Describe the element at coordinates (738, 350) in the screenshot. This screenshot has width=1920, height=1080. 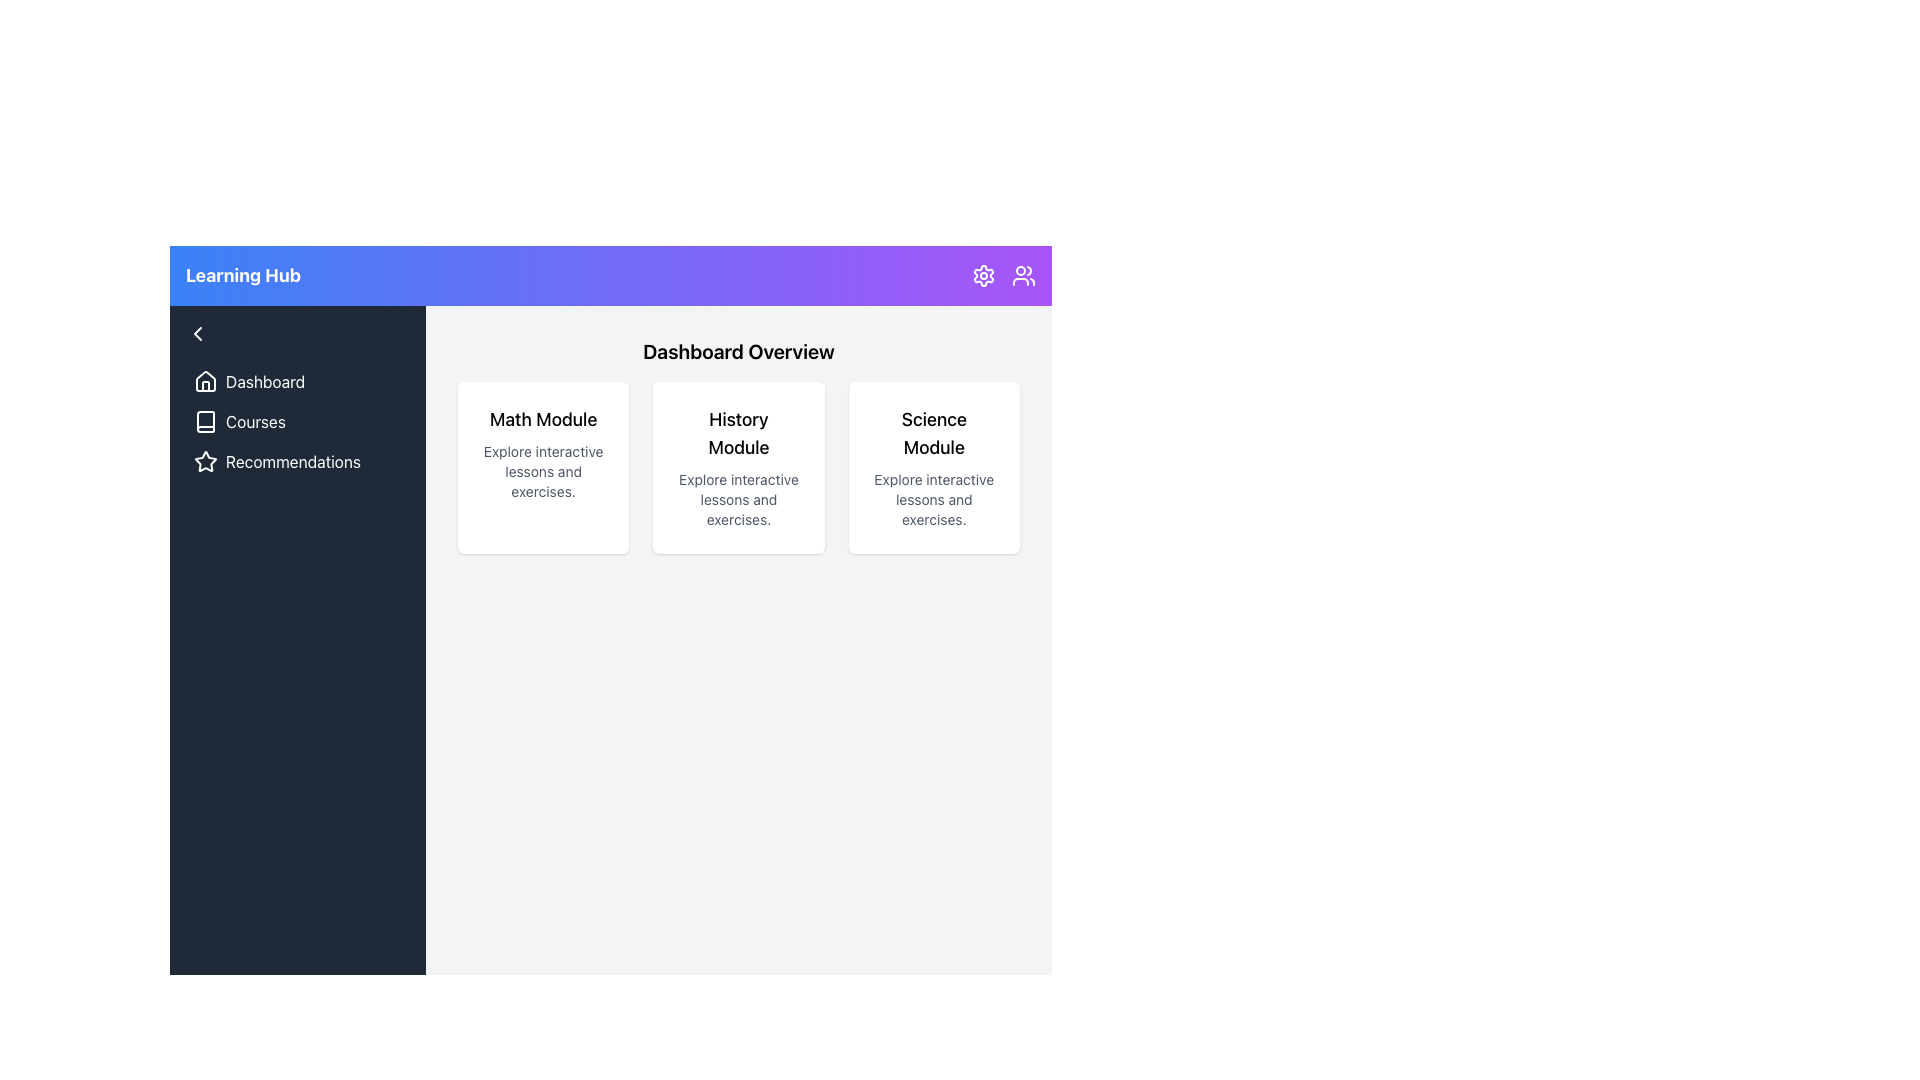
I see `the Text Label that serves as a title or heading for the dashboard section, located at the top of the main content area above the modules grid layout` at that location.